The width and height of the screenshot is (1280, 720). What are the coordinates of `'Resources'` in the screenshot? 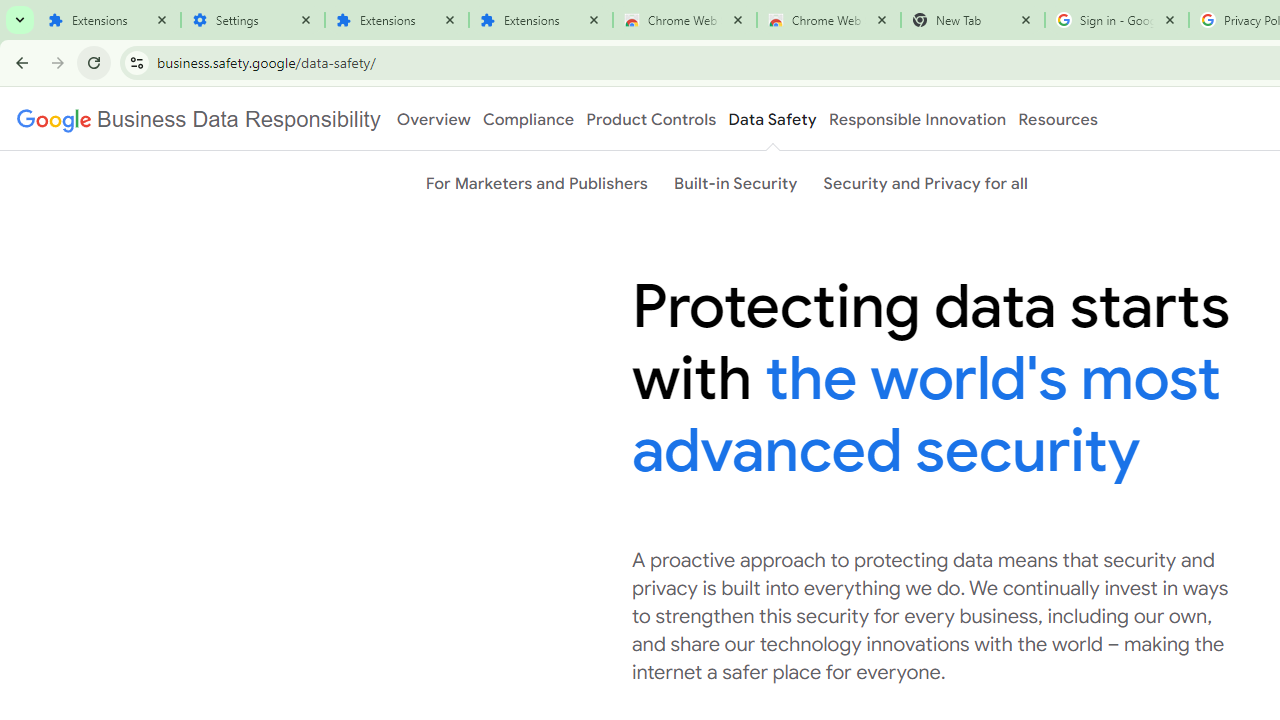 It's located at (1057, 119).